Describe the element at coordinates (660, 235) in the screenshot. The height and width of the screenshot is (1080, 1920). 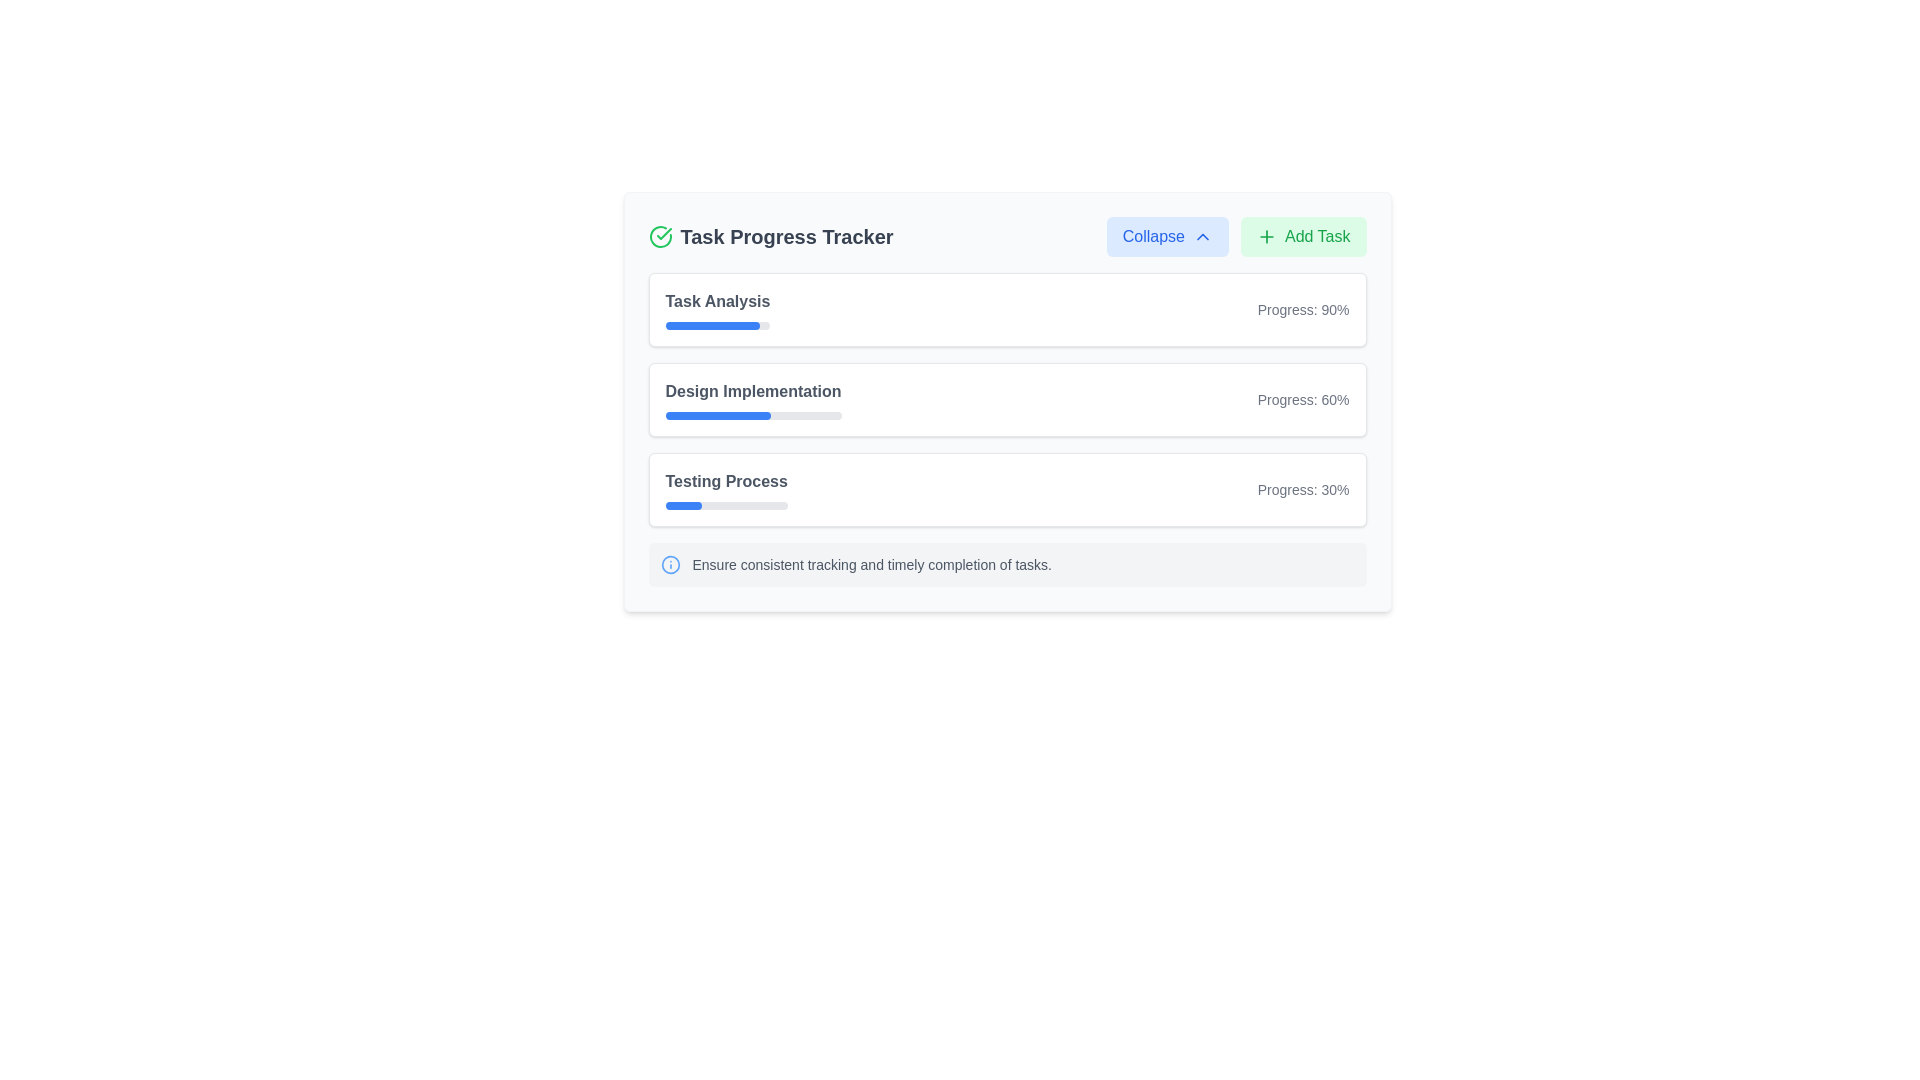
I see `the status represented by the green circular icon with a checkmark, located to the left of the 'Task Progress Tracker' header` at that location.